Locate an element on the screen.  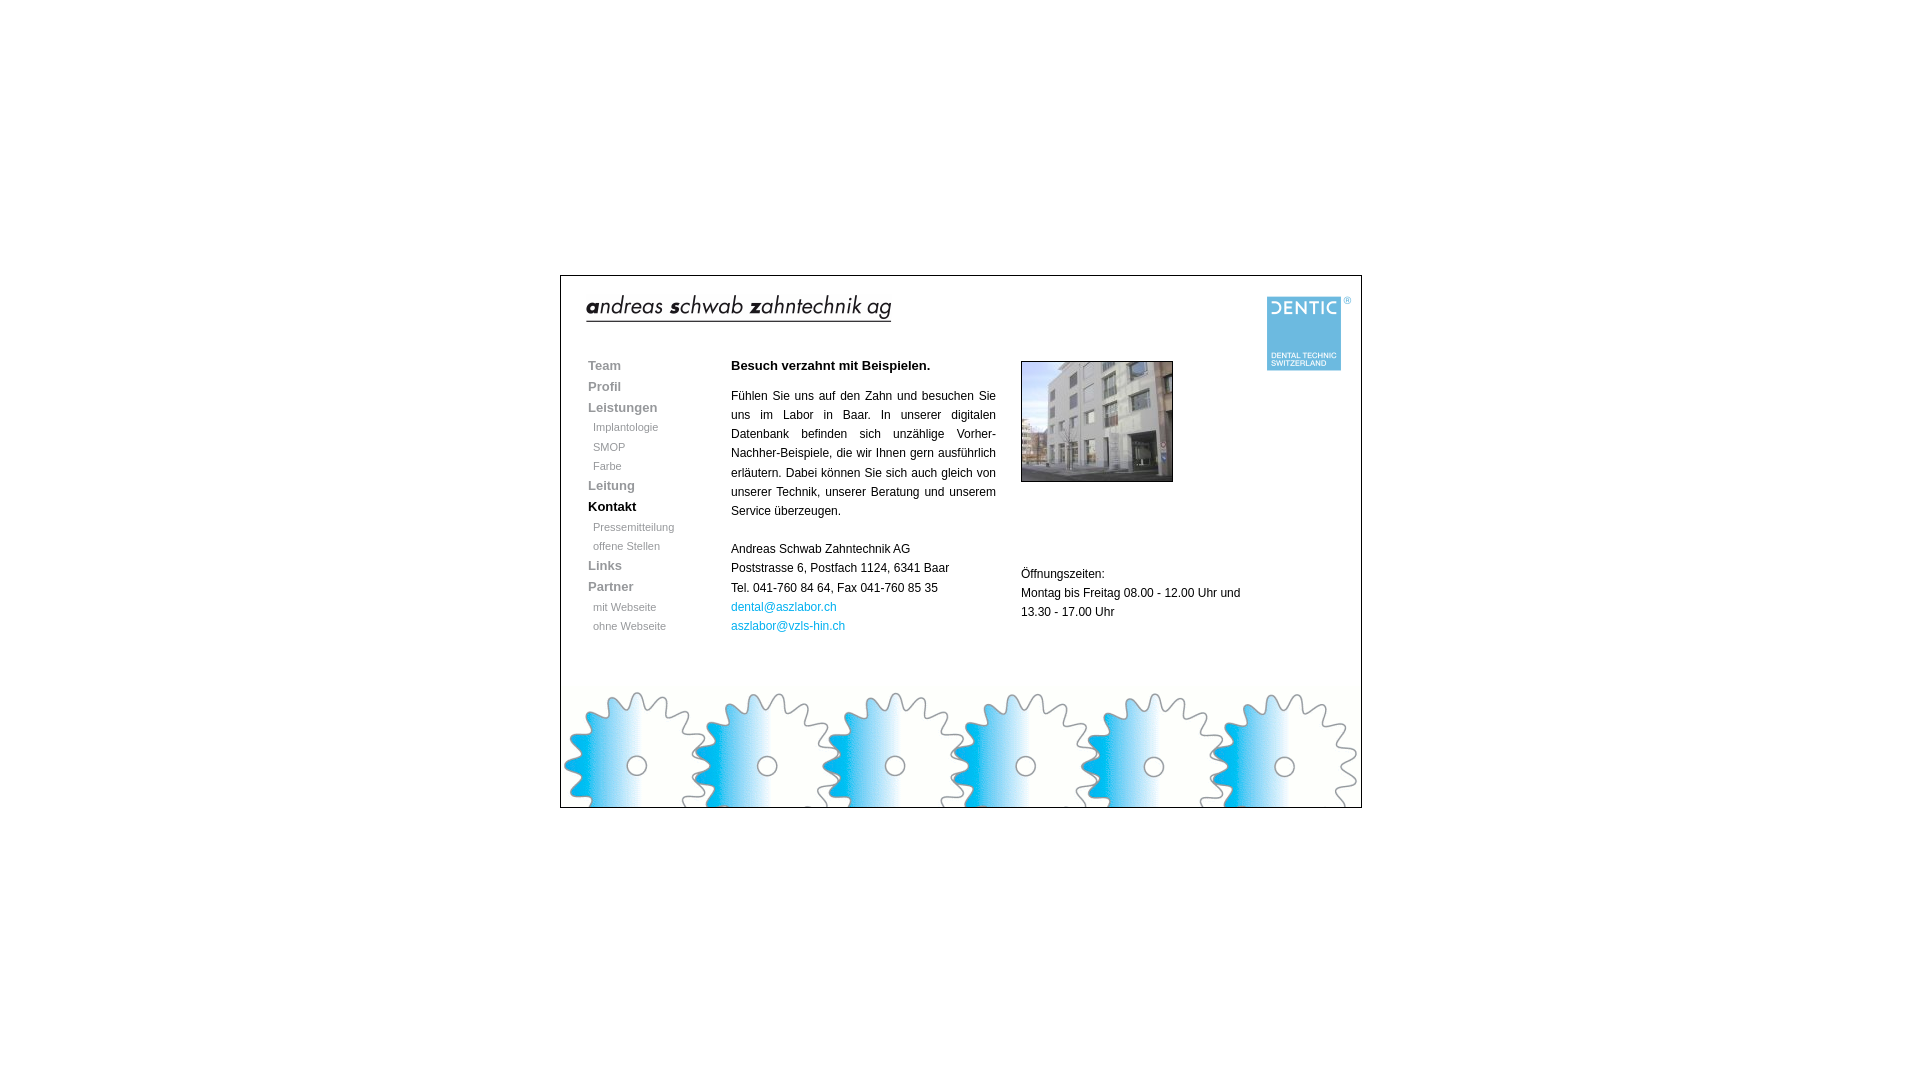
'Profil' is located at coordinates (603, 386).